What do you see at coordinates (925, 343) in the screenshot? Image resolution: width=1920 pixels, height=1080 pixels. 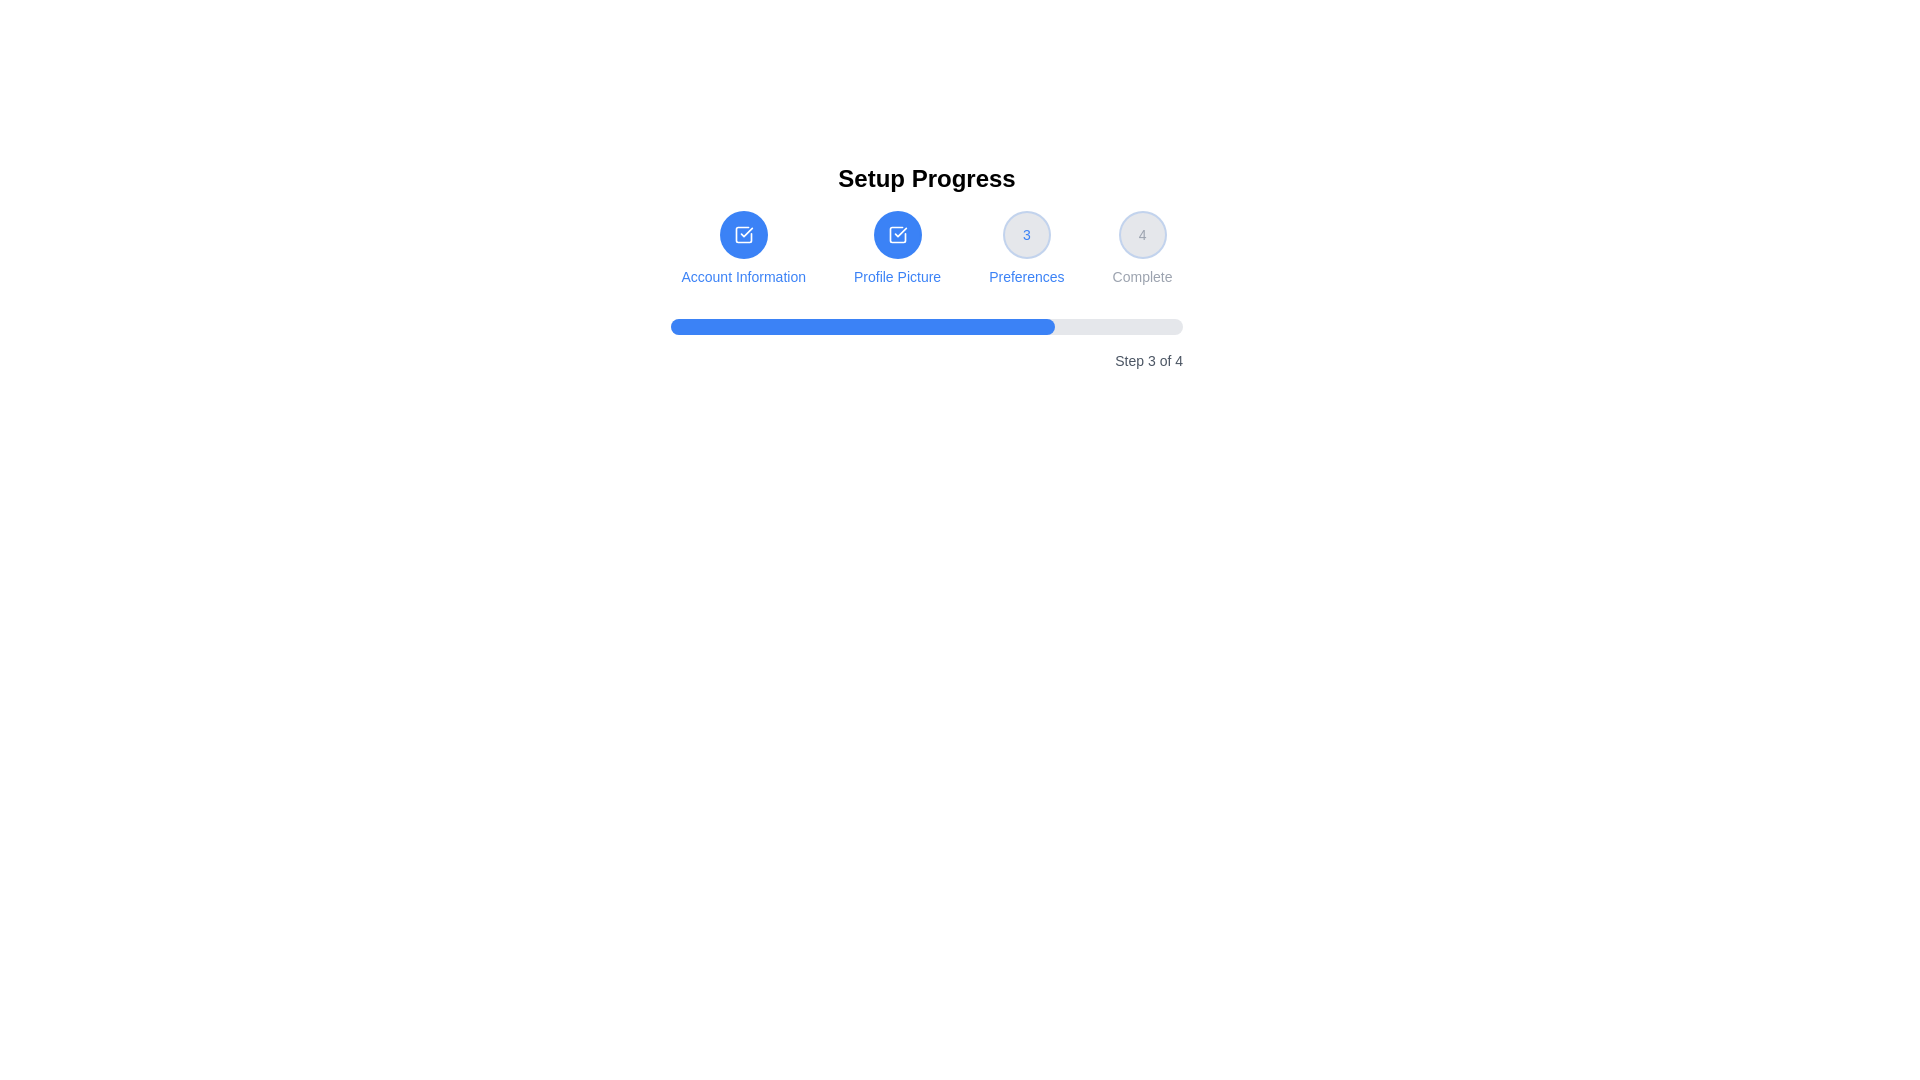 I see `the Progress bar indicating the user's progress in the multi-step process, which is currently at step 3 out of 4` at bounding box center [925, 343].